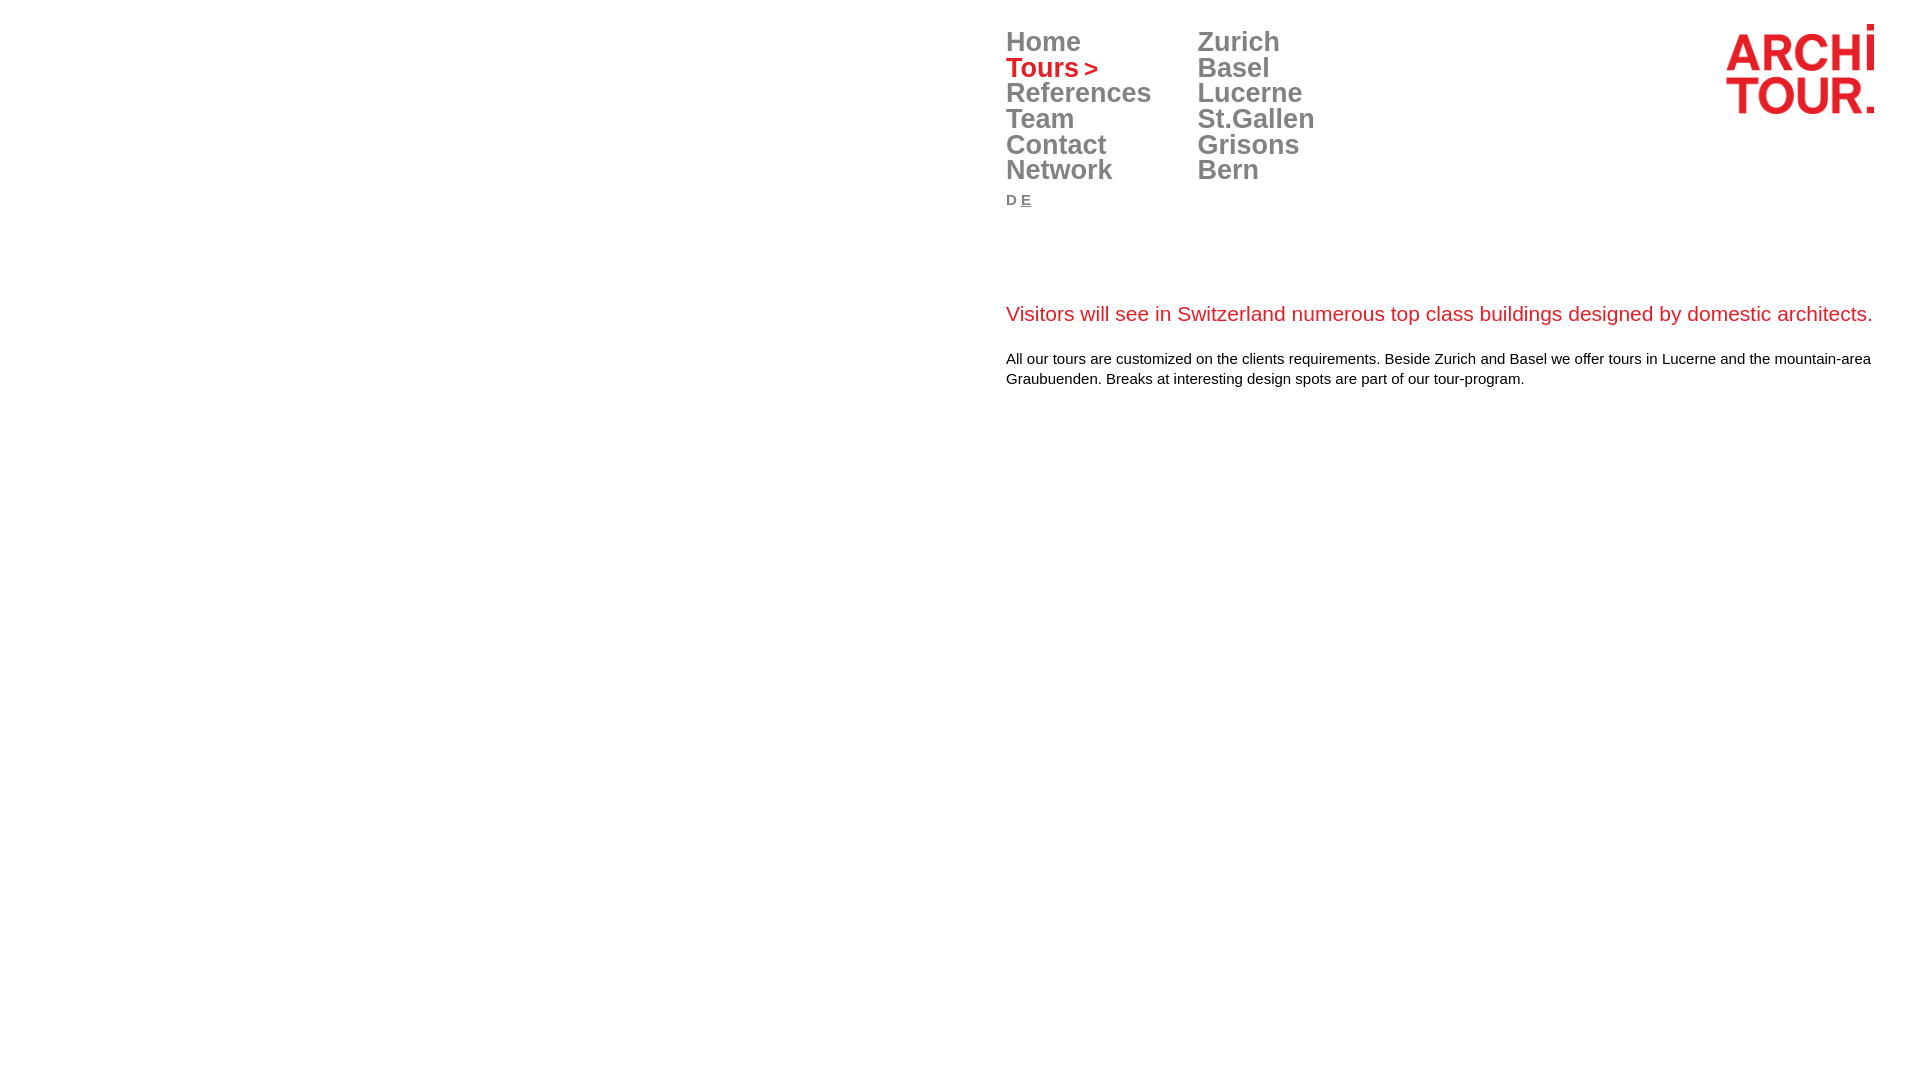  Describe the element at coordinates (1232, 67) in the screenshot. I see `'Basel'` at that location.